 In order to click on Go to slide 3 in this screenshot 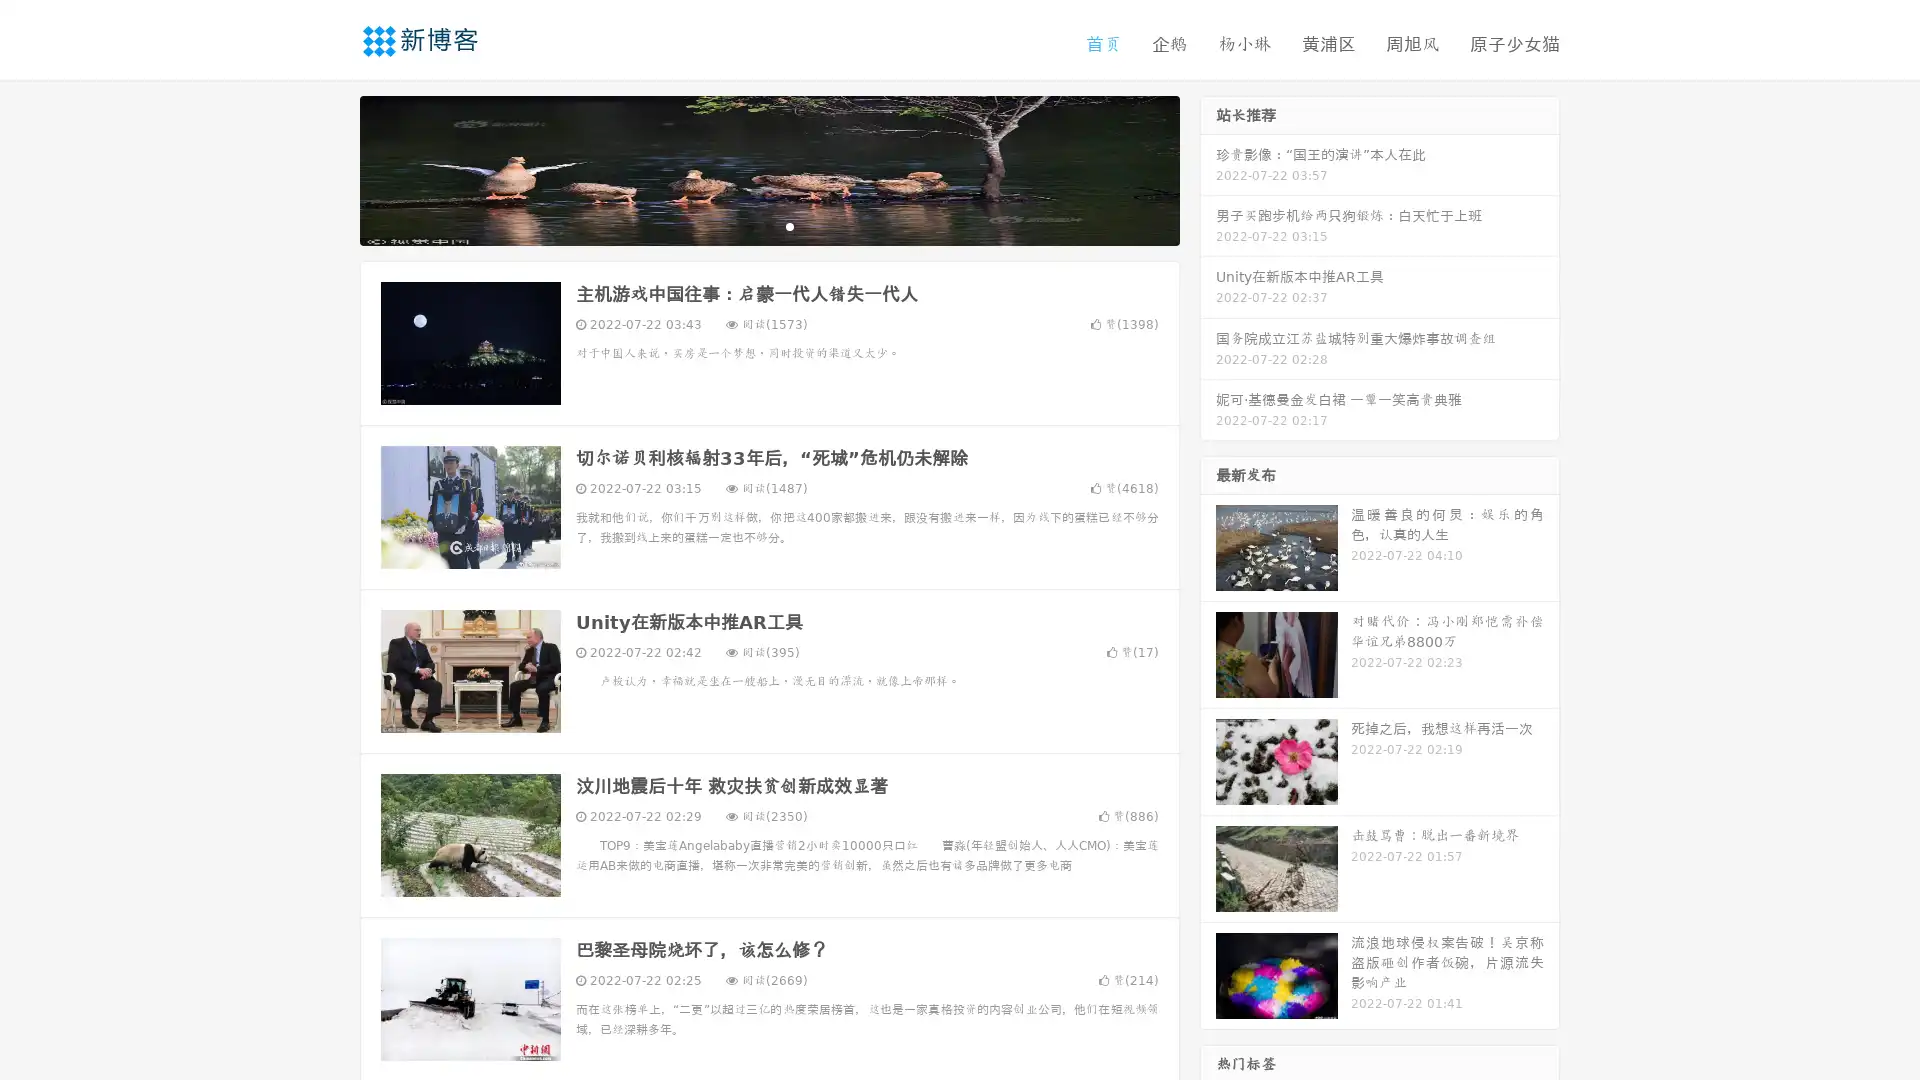, I will do `click(789, 225)`.